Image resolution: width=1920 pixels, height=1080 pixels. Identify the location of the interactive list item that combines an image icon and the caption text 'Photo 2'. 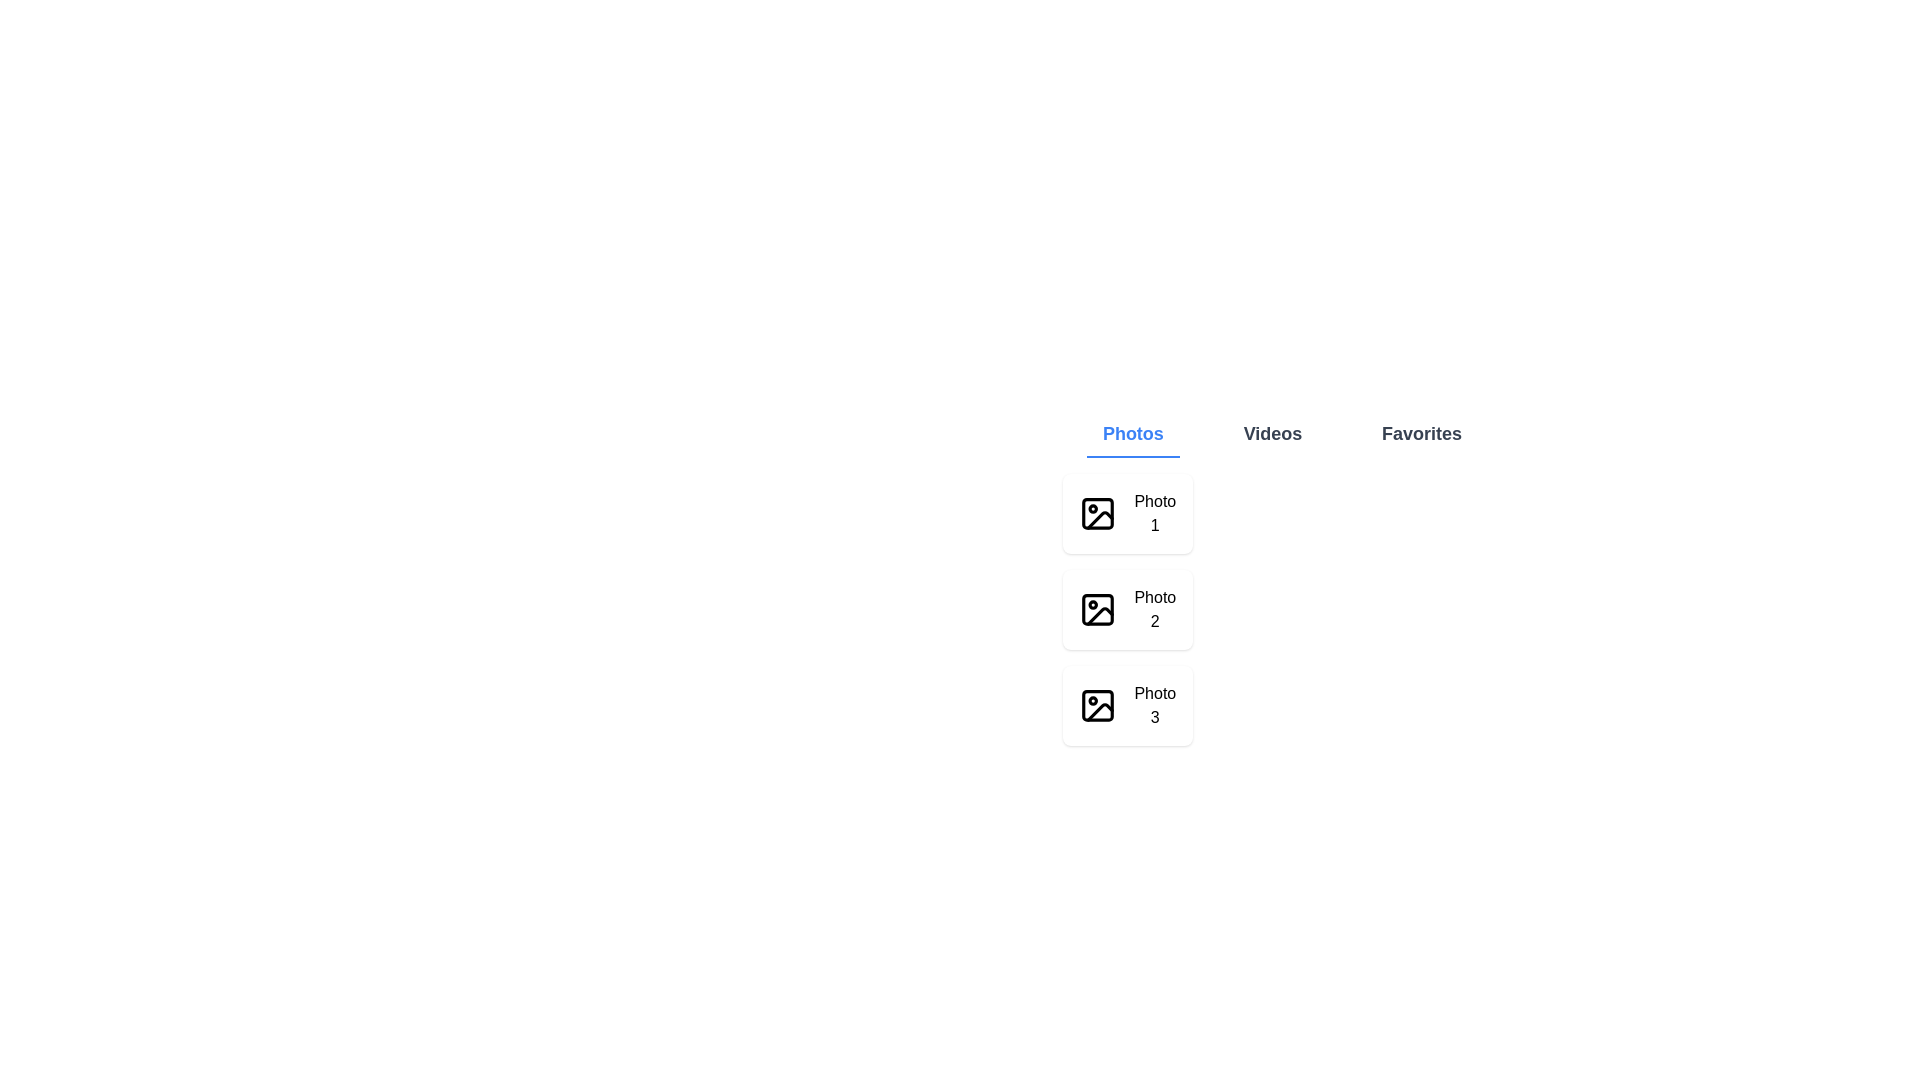
(1128, 608).